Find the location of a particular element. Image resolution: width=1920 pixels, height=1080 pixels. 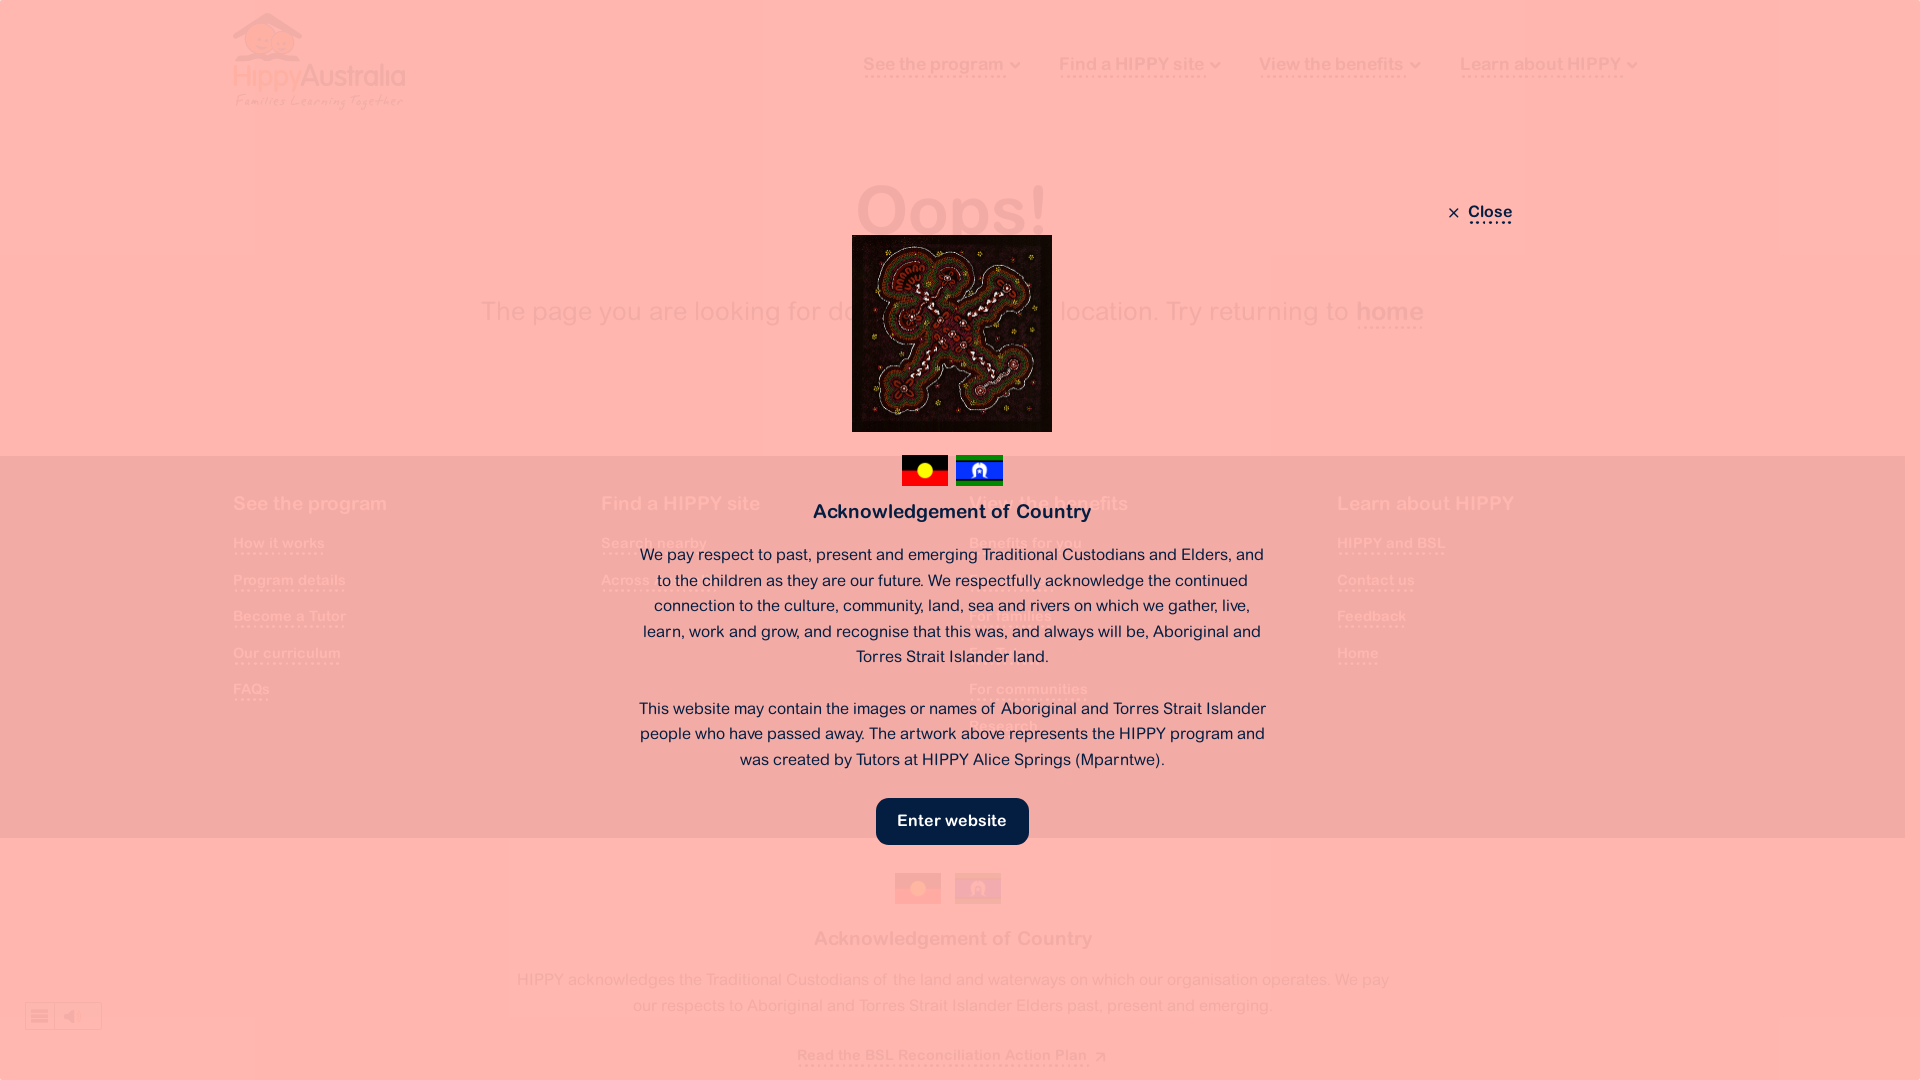

'Our curriculum' is located at coordinates (285, 654).